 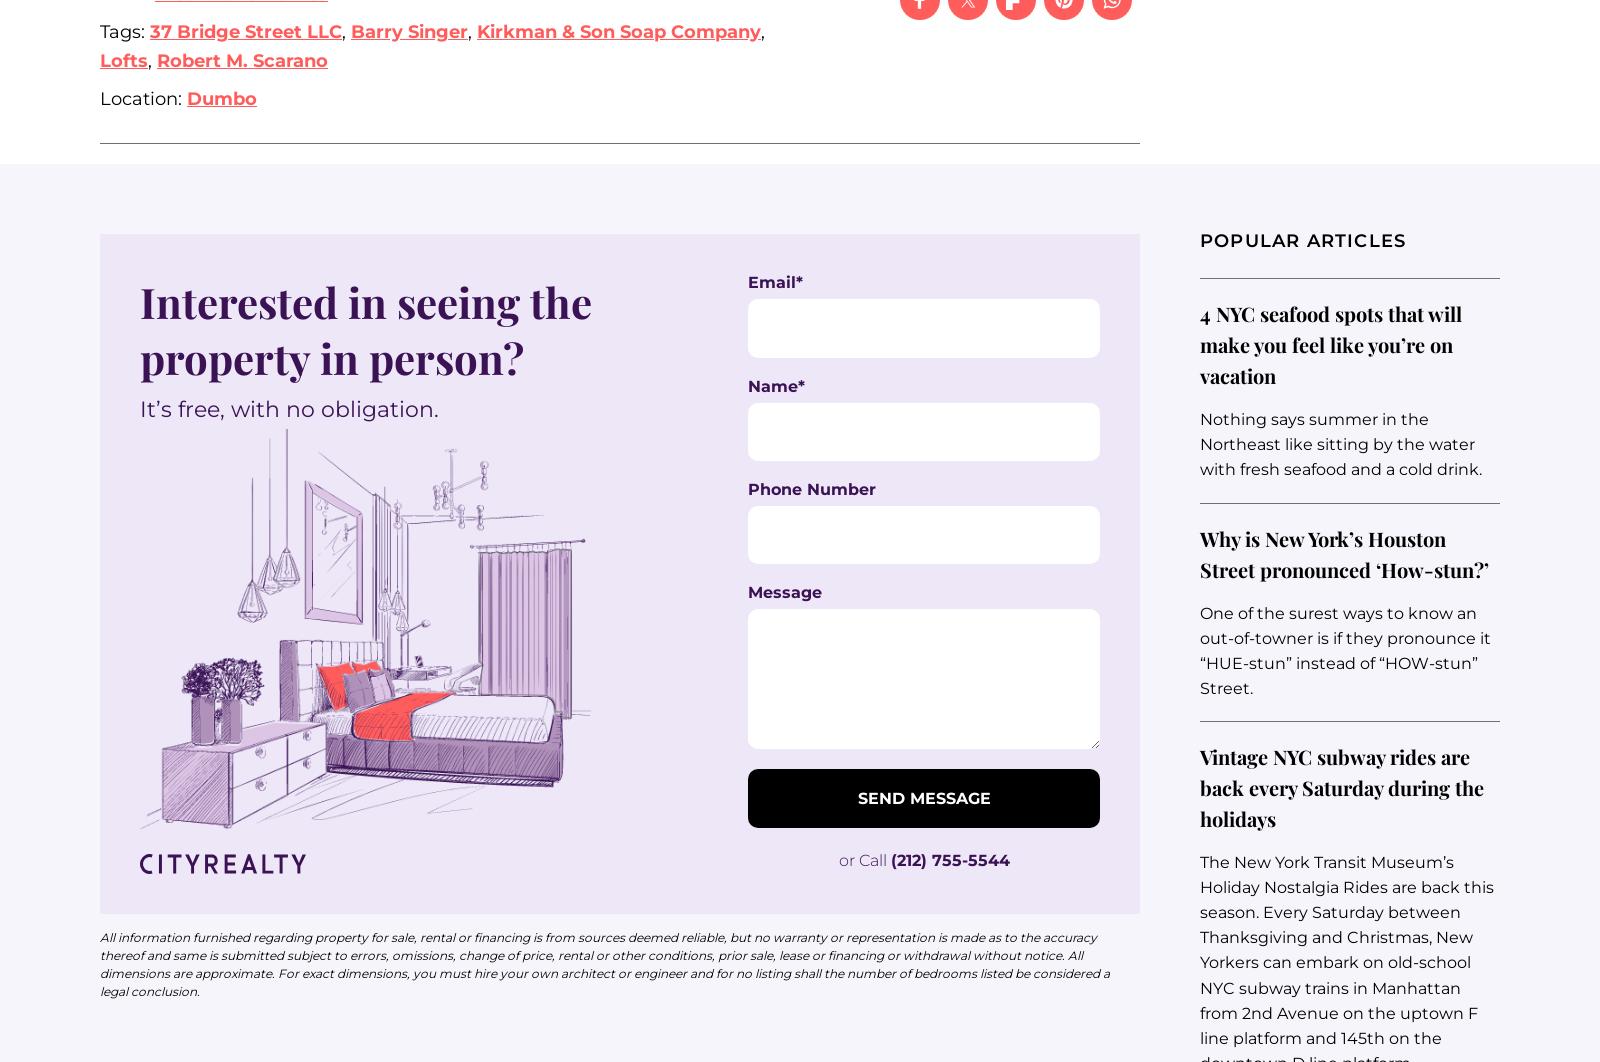 What do you see at coordinates (748, 488) in the screenshot?
I see `'Phone Number'` at bounding box center [748, 488].